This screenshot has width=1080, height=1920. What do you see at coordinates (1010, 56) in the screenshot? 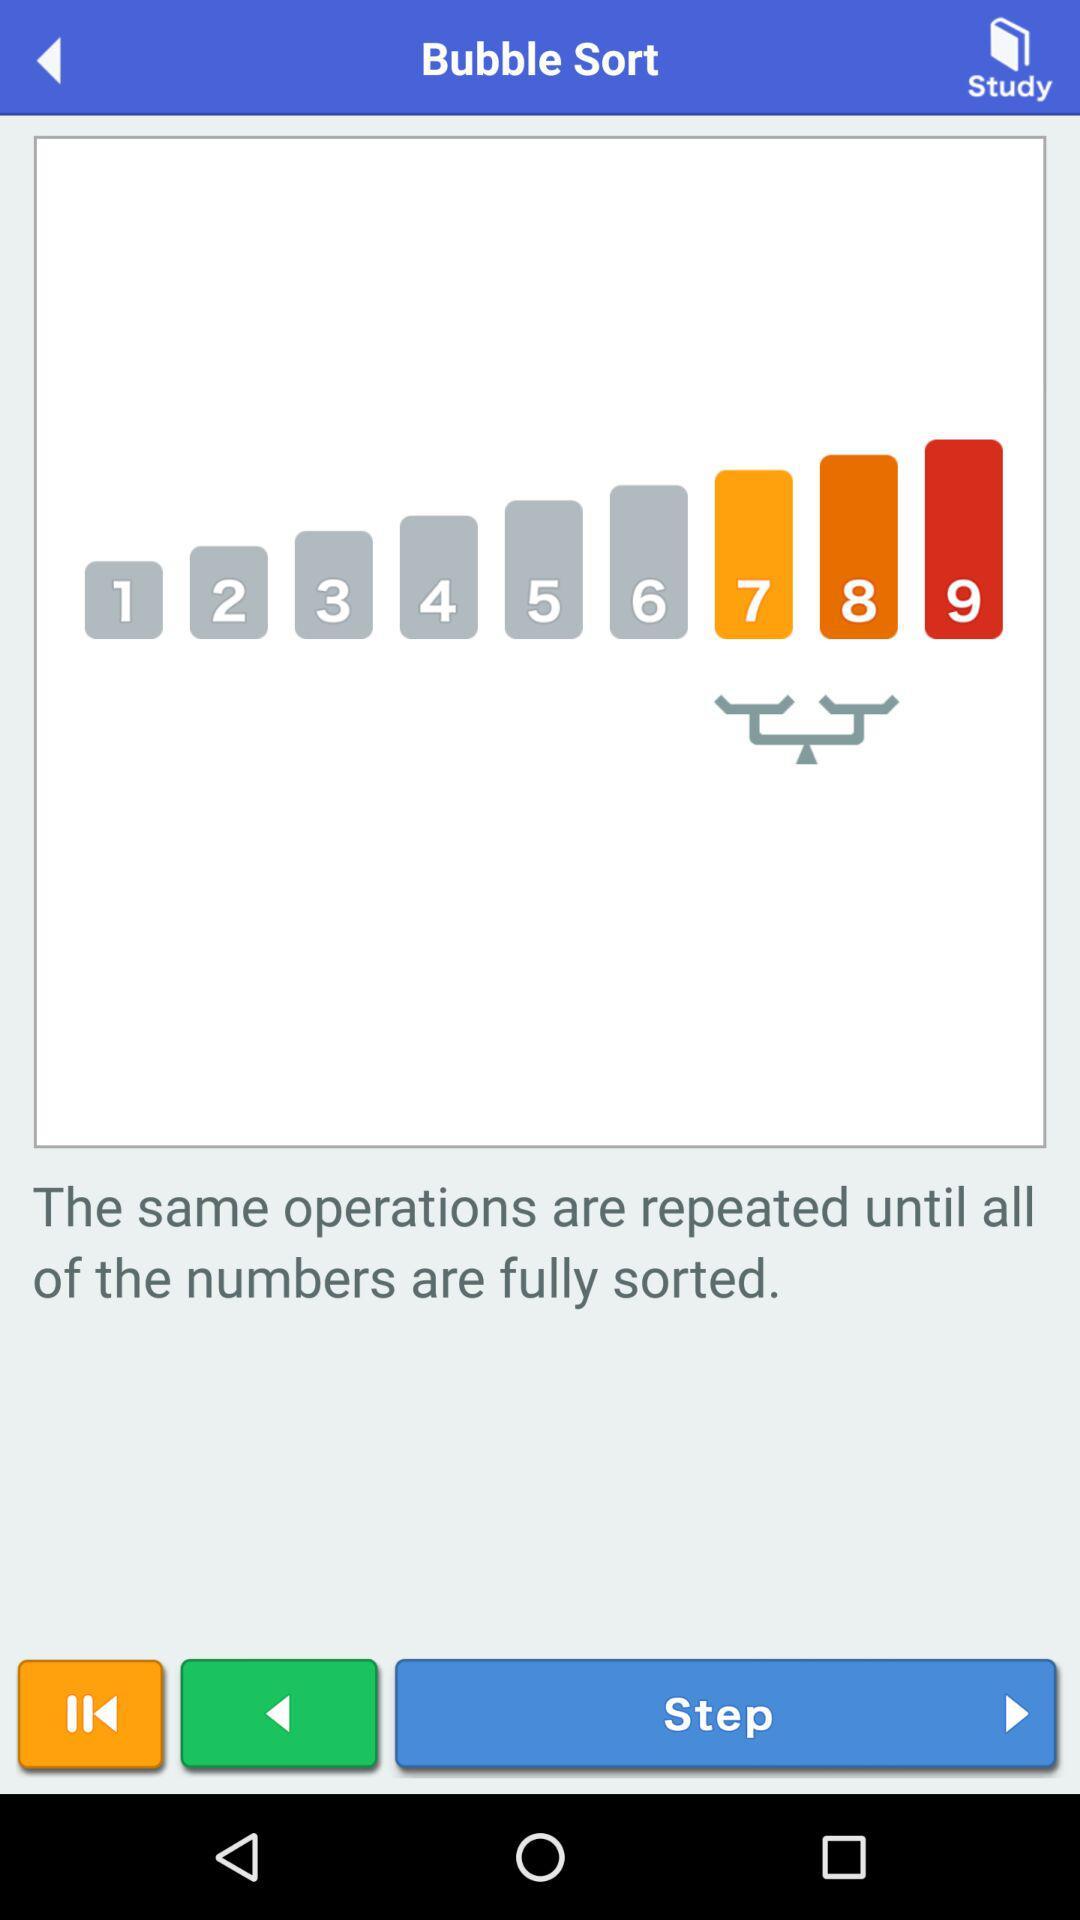
I see `press to study` at bounding box center [1010, 56].